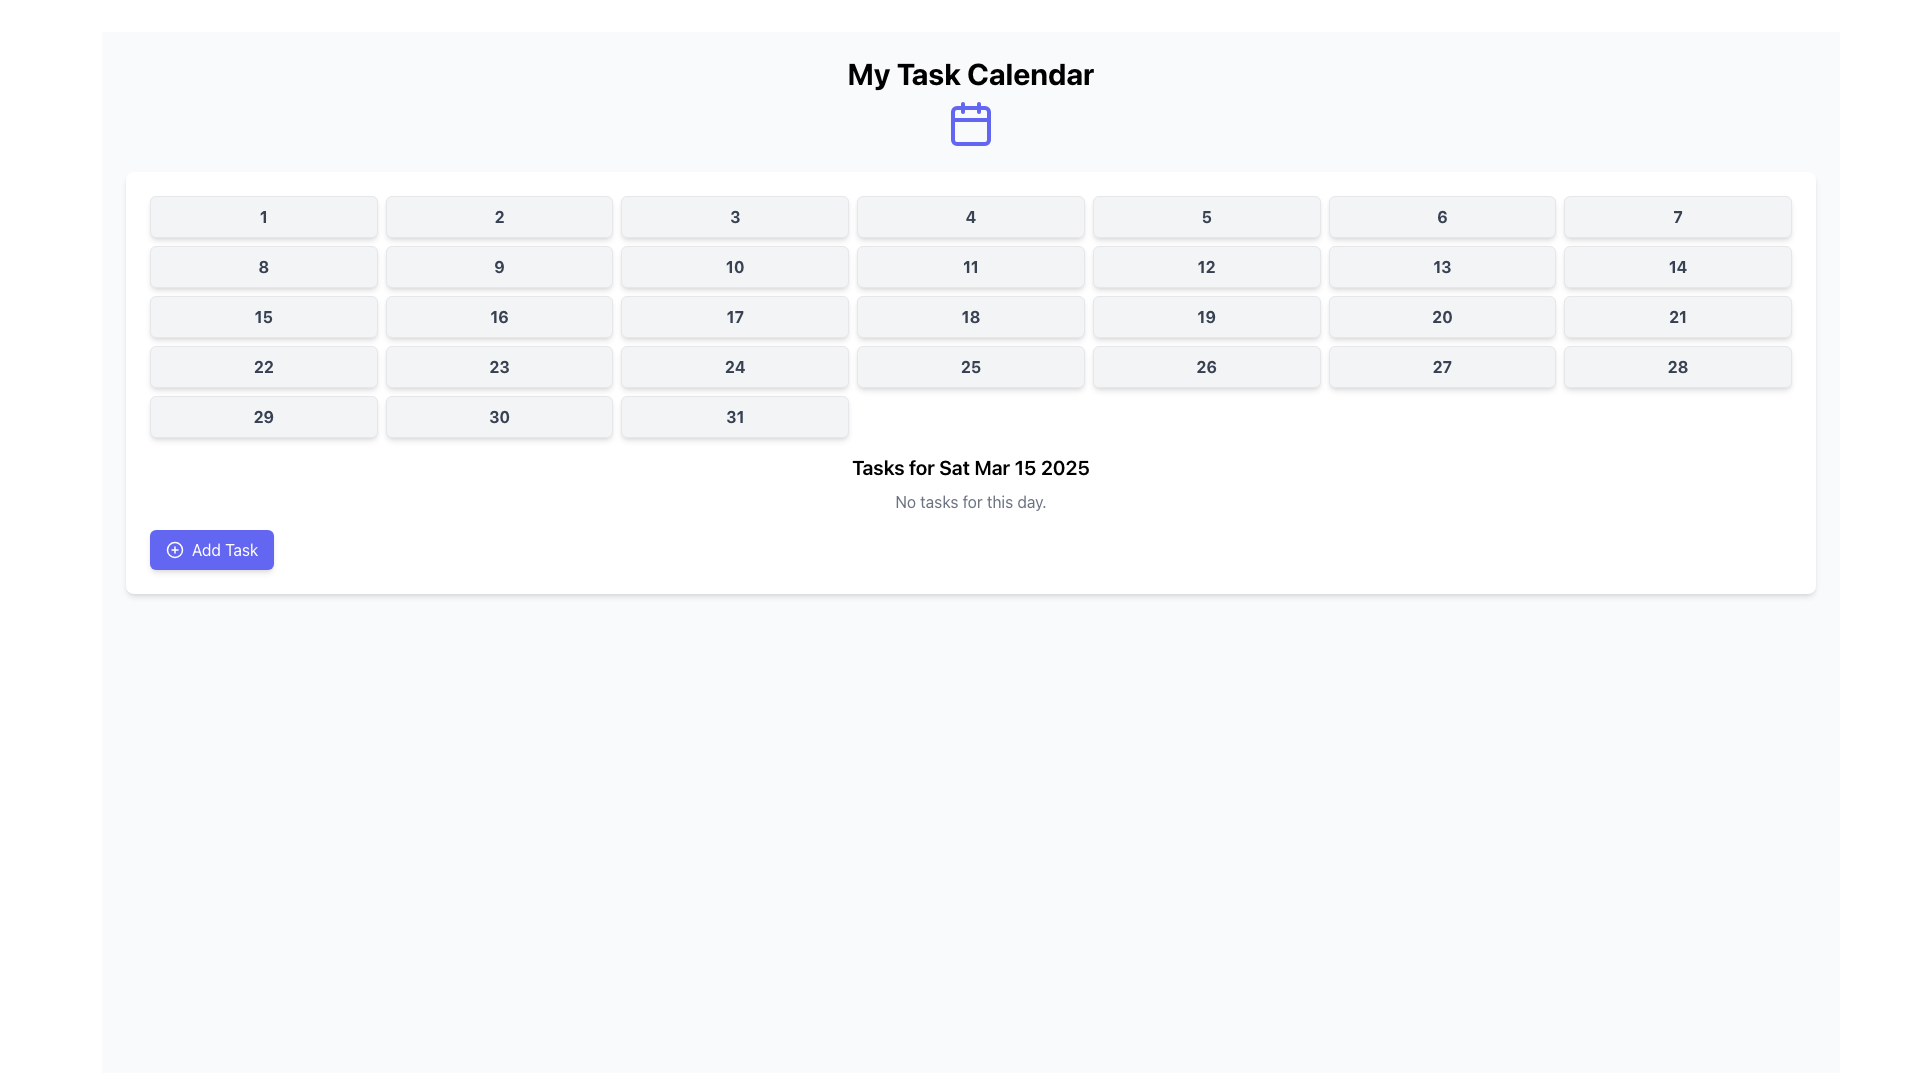 This screenshot has height=1080, width=1920. Describe the element at coordinates (1678, 366) in the screenshot. I see `the button displaying the number '28' which is located in the fifth row and seventh column of the grid layout` at that location.